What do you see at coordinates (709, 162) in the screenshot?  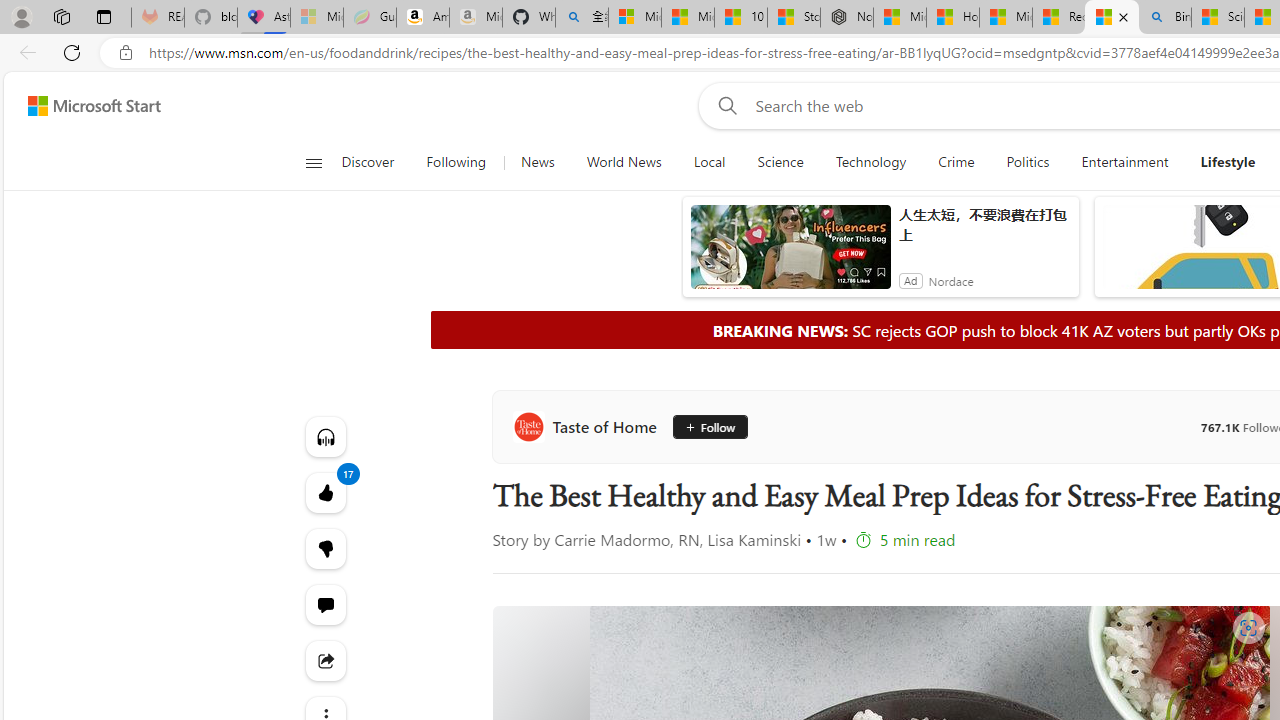 I see `'Local'` at bounding box center [709, 162].